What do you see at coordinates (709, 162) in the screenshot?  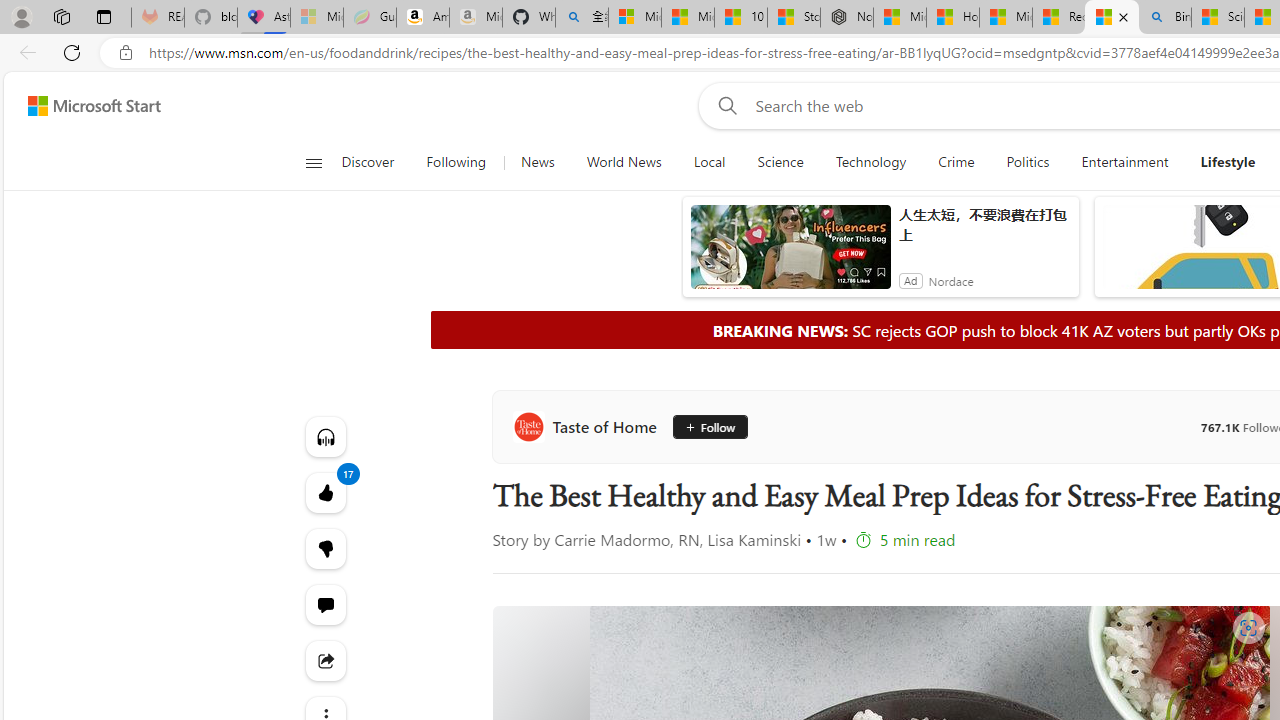 I see `'Local'` at bounding box center [709, 162].